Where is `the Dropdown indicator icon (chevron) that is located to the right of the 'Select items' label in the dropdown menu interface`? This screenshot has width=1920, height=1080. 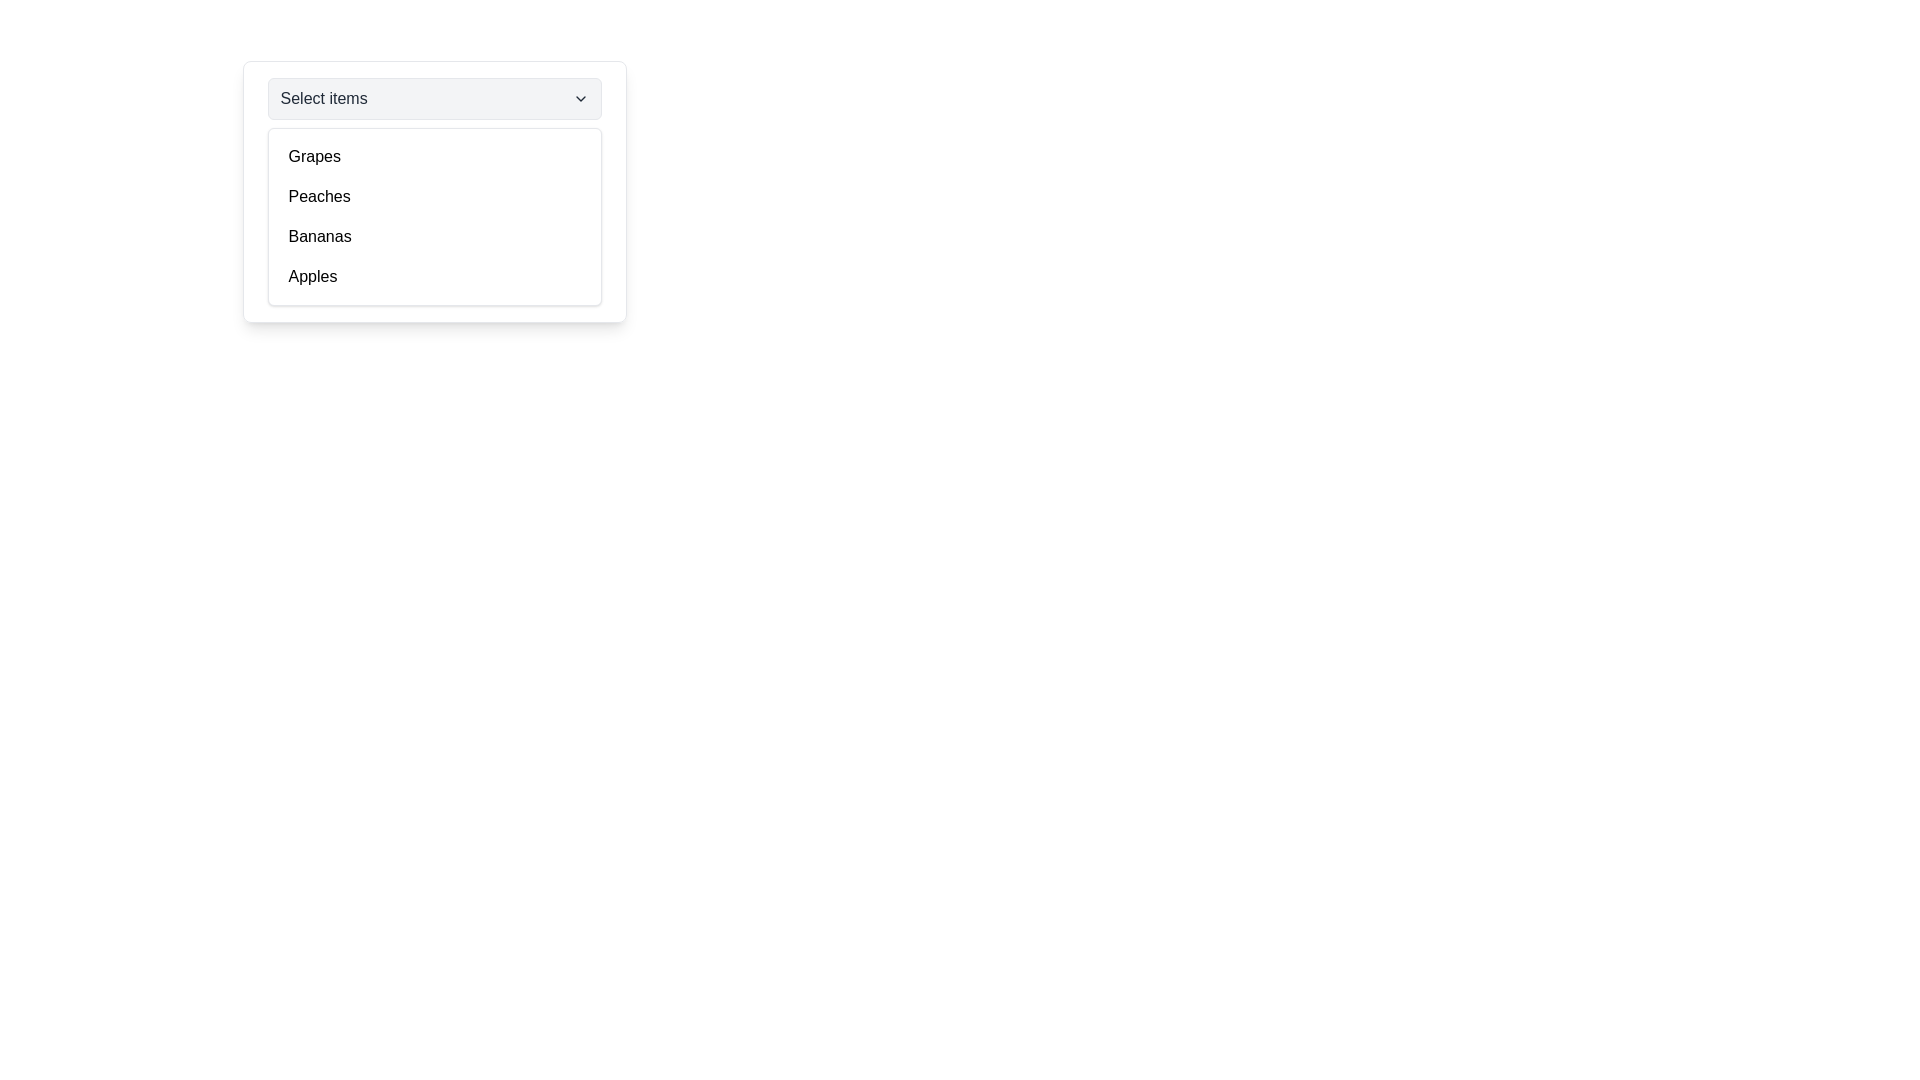
the Dropdown indicator icon (chevron) that is located to the right of the 'Select items' label in the dropdown menu interface is located at coordinates (579, 99).